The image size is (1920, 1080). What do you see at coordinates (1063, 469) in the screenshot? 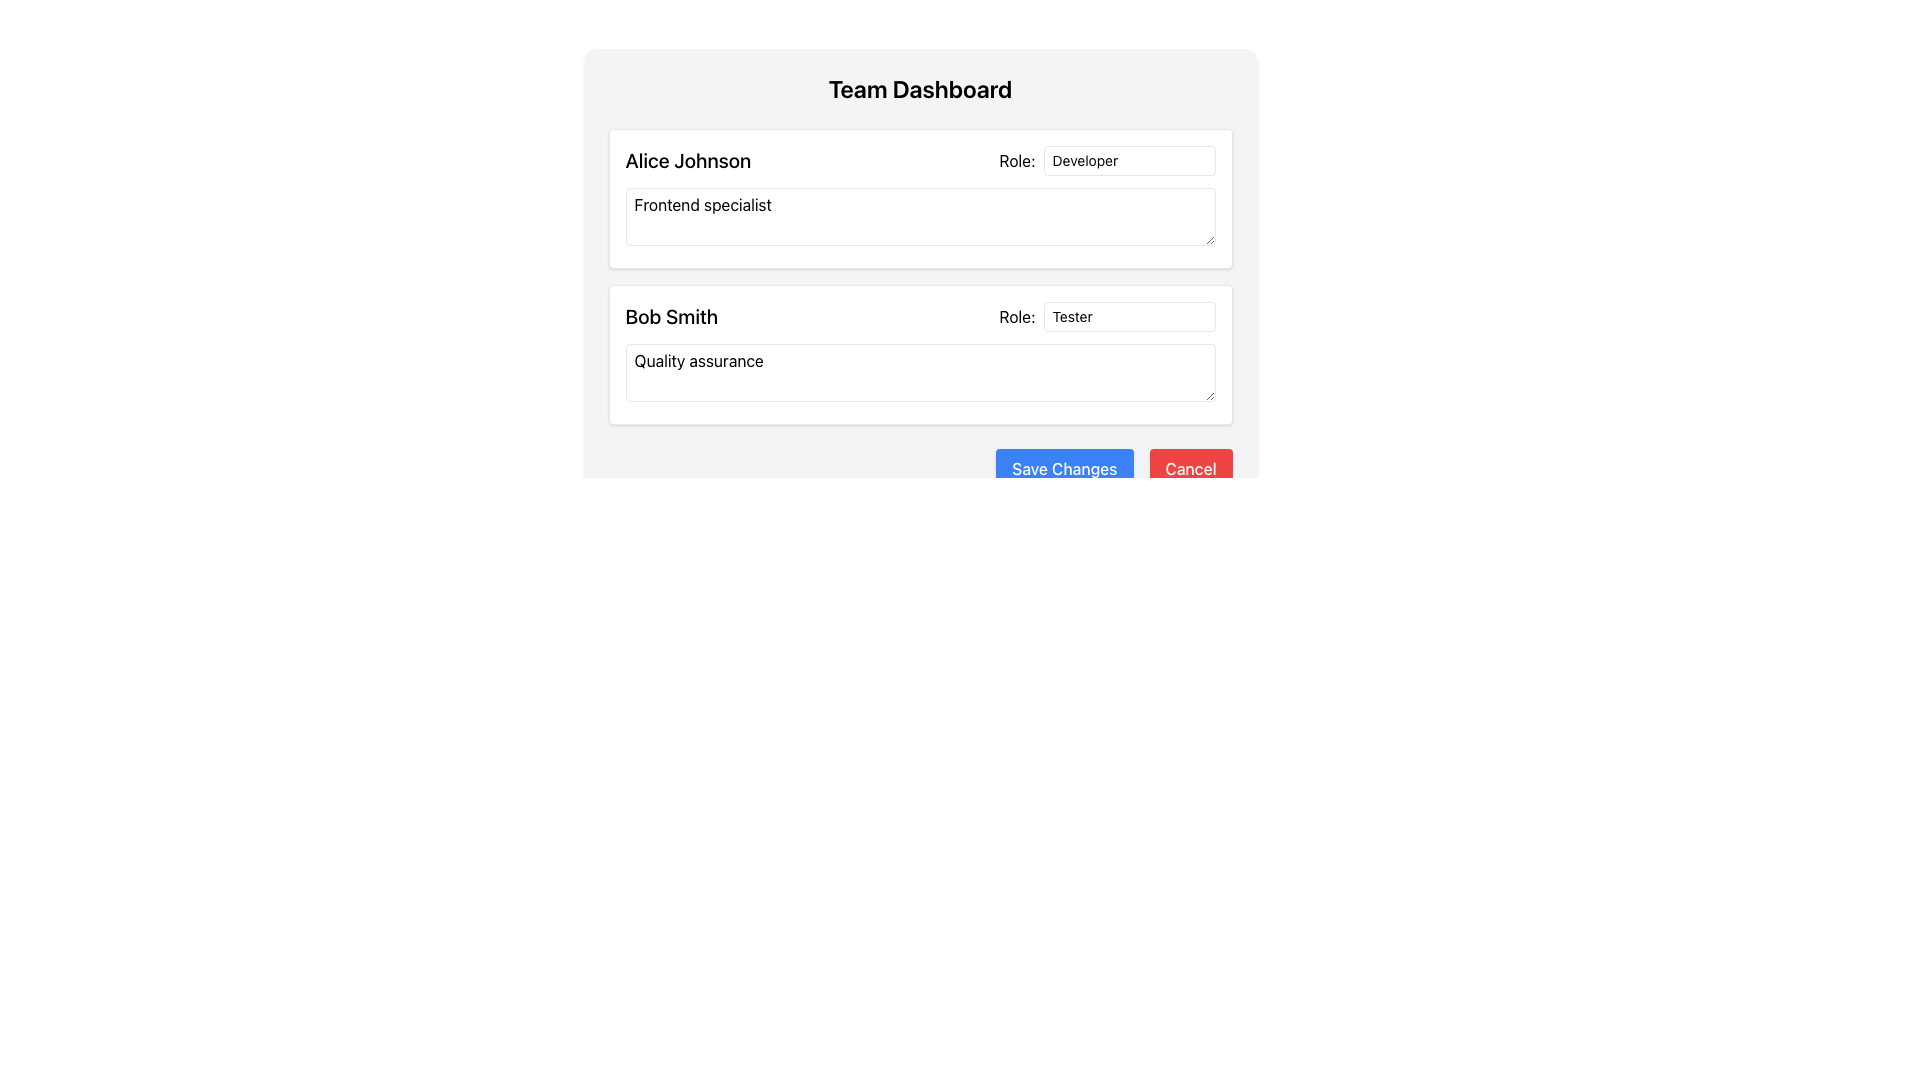
I see `the save button located in the bottom-right corner of the panel, next to the red 'Cancel' button` at bounding box center [1063, 469].